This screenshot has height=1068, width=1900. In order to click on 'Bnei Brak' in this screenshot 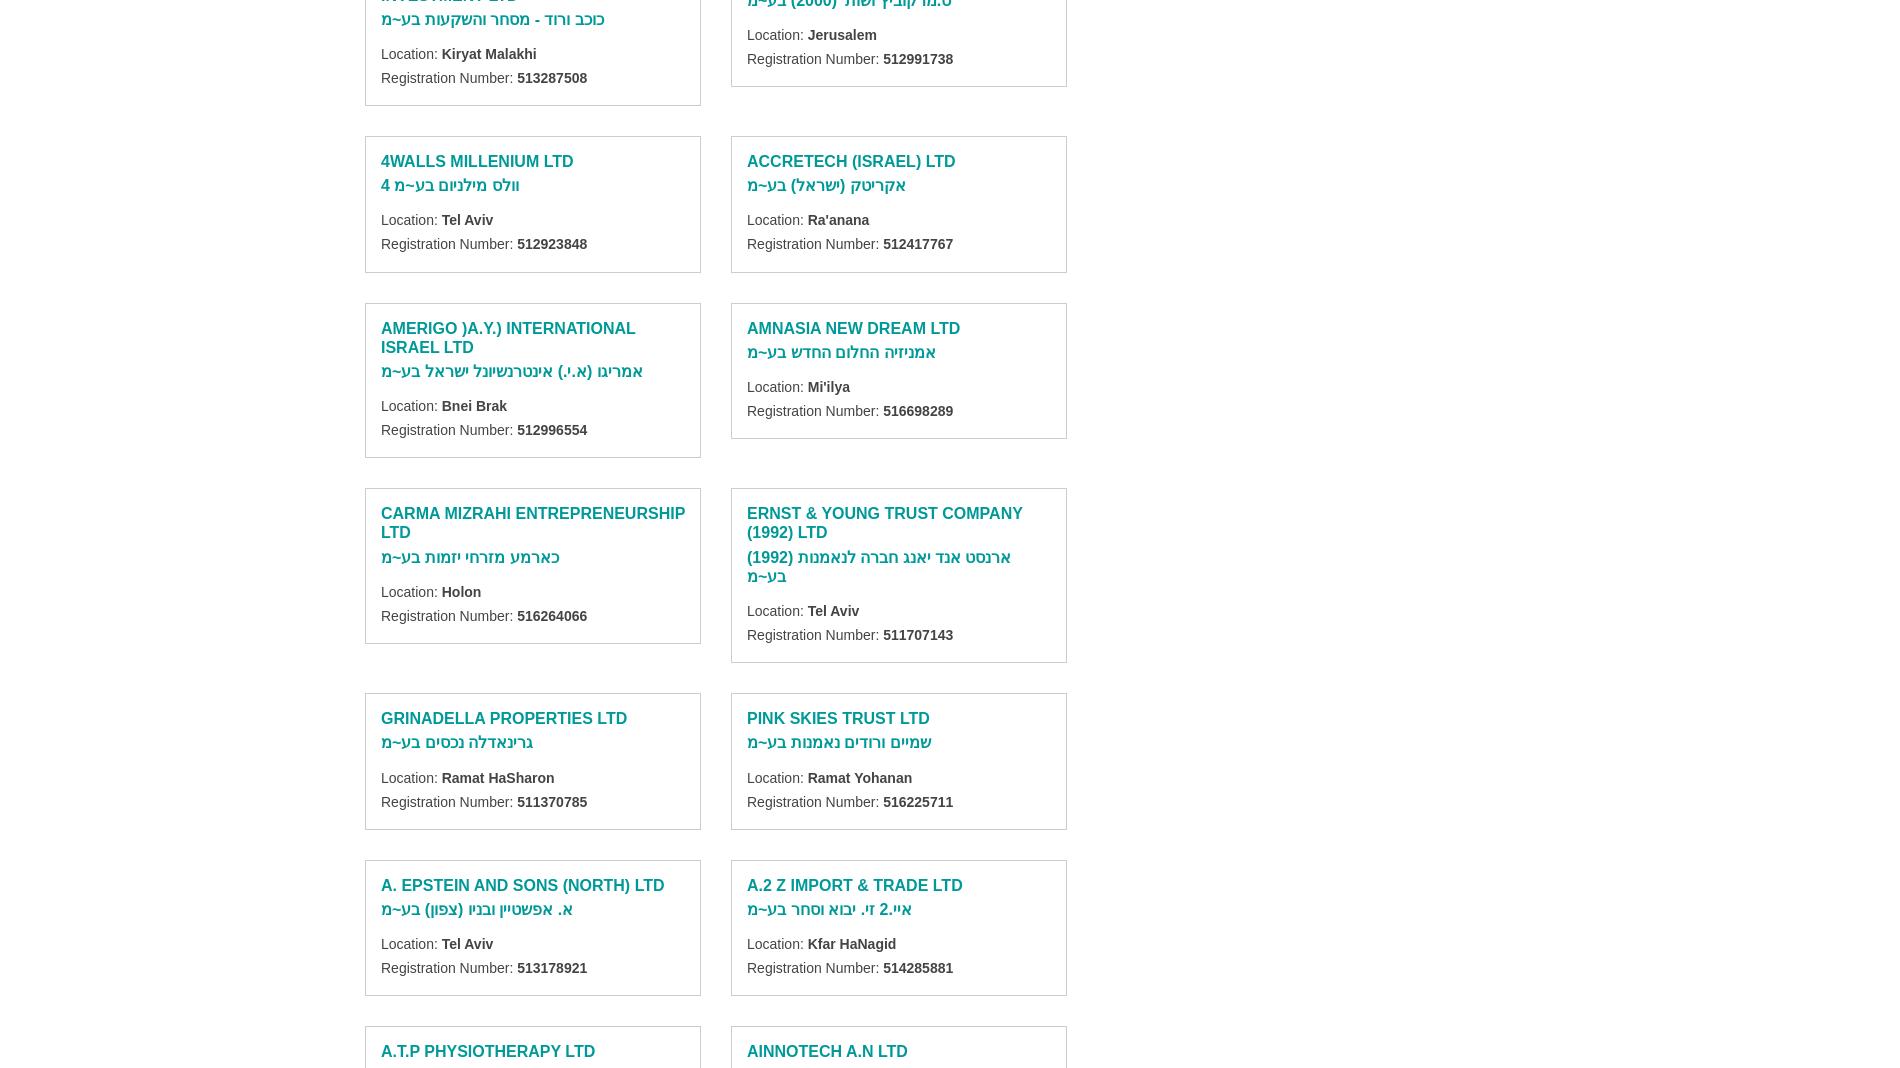, I will do `click(473, 405)`.